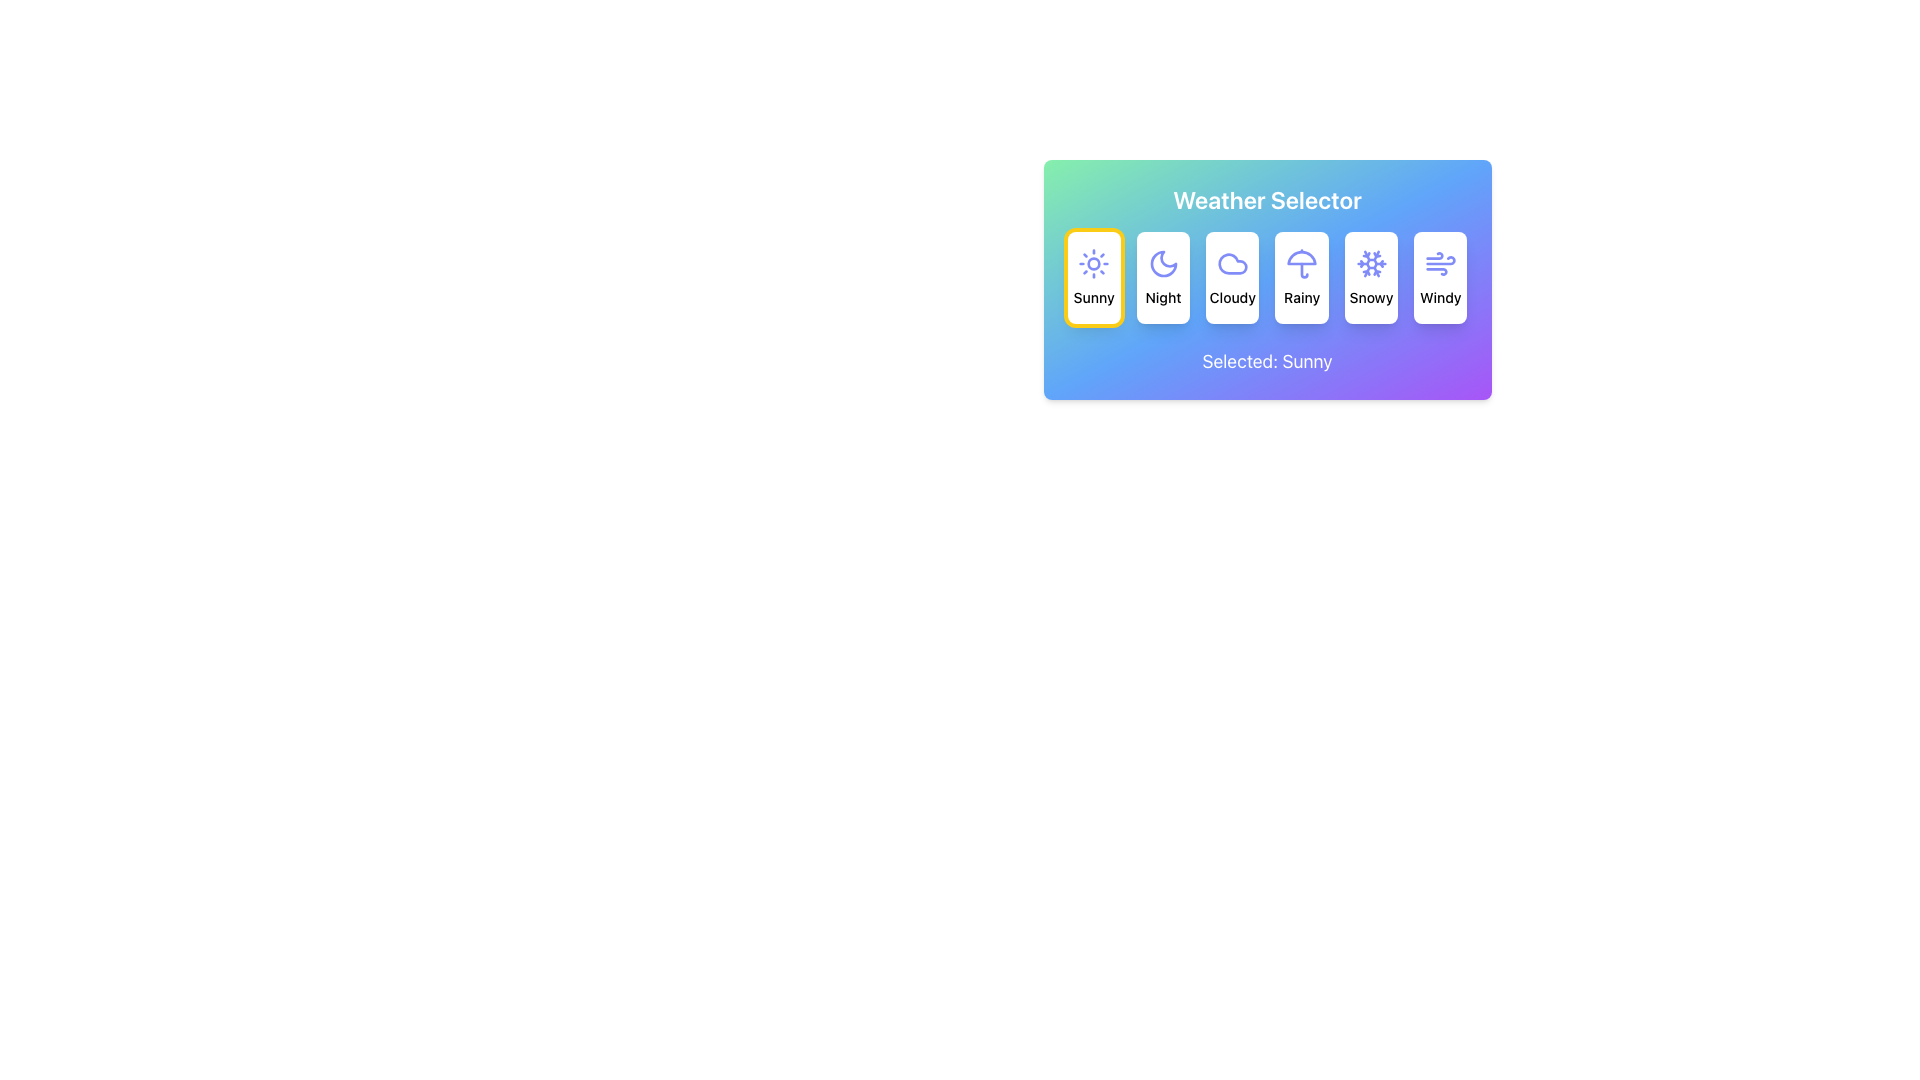  Describe the element at coordinates (1231, 262) in the screenshot. I see `the 'Cloudy' weather condition icon` at that location.